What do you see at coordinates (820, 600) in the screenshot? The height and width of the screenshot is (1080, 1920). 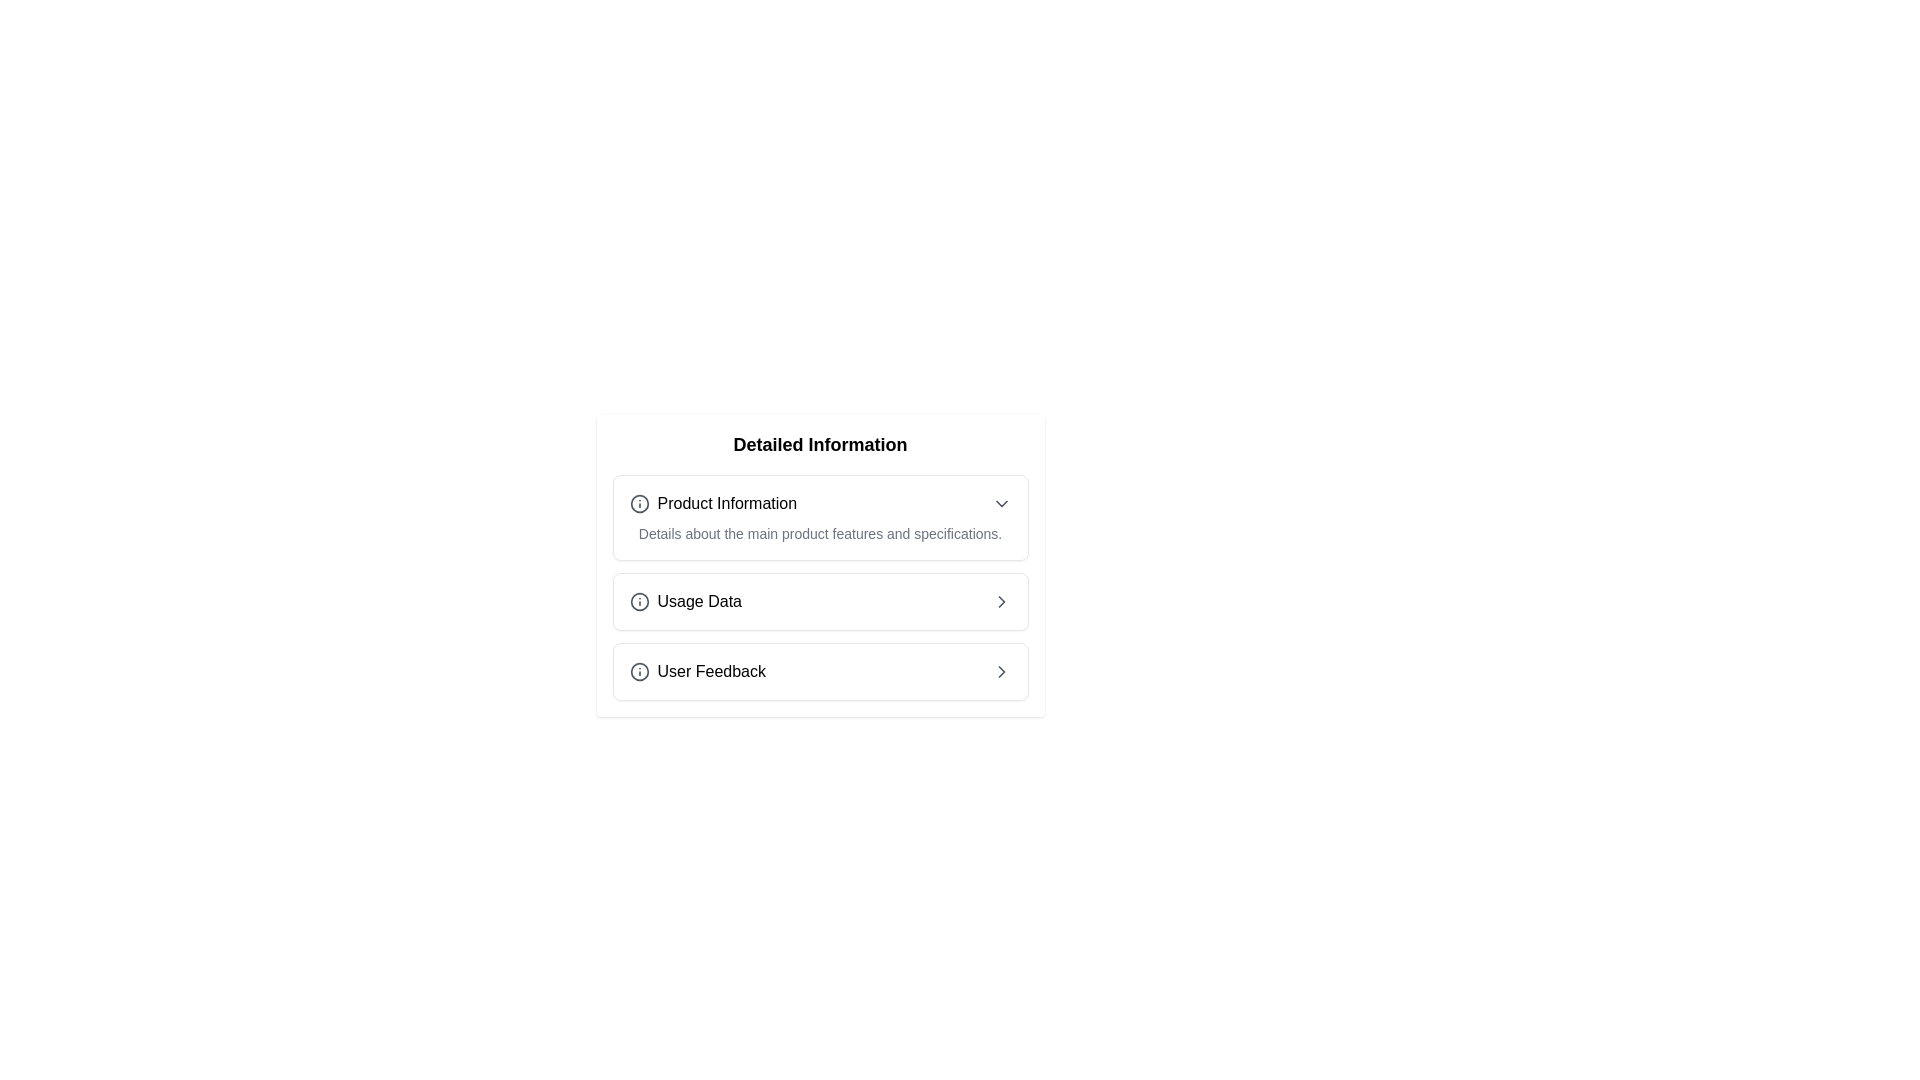 I see `the second button styled as a list item in the 'Detailed Information' section` at bounding box center [820, 600].